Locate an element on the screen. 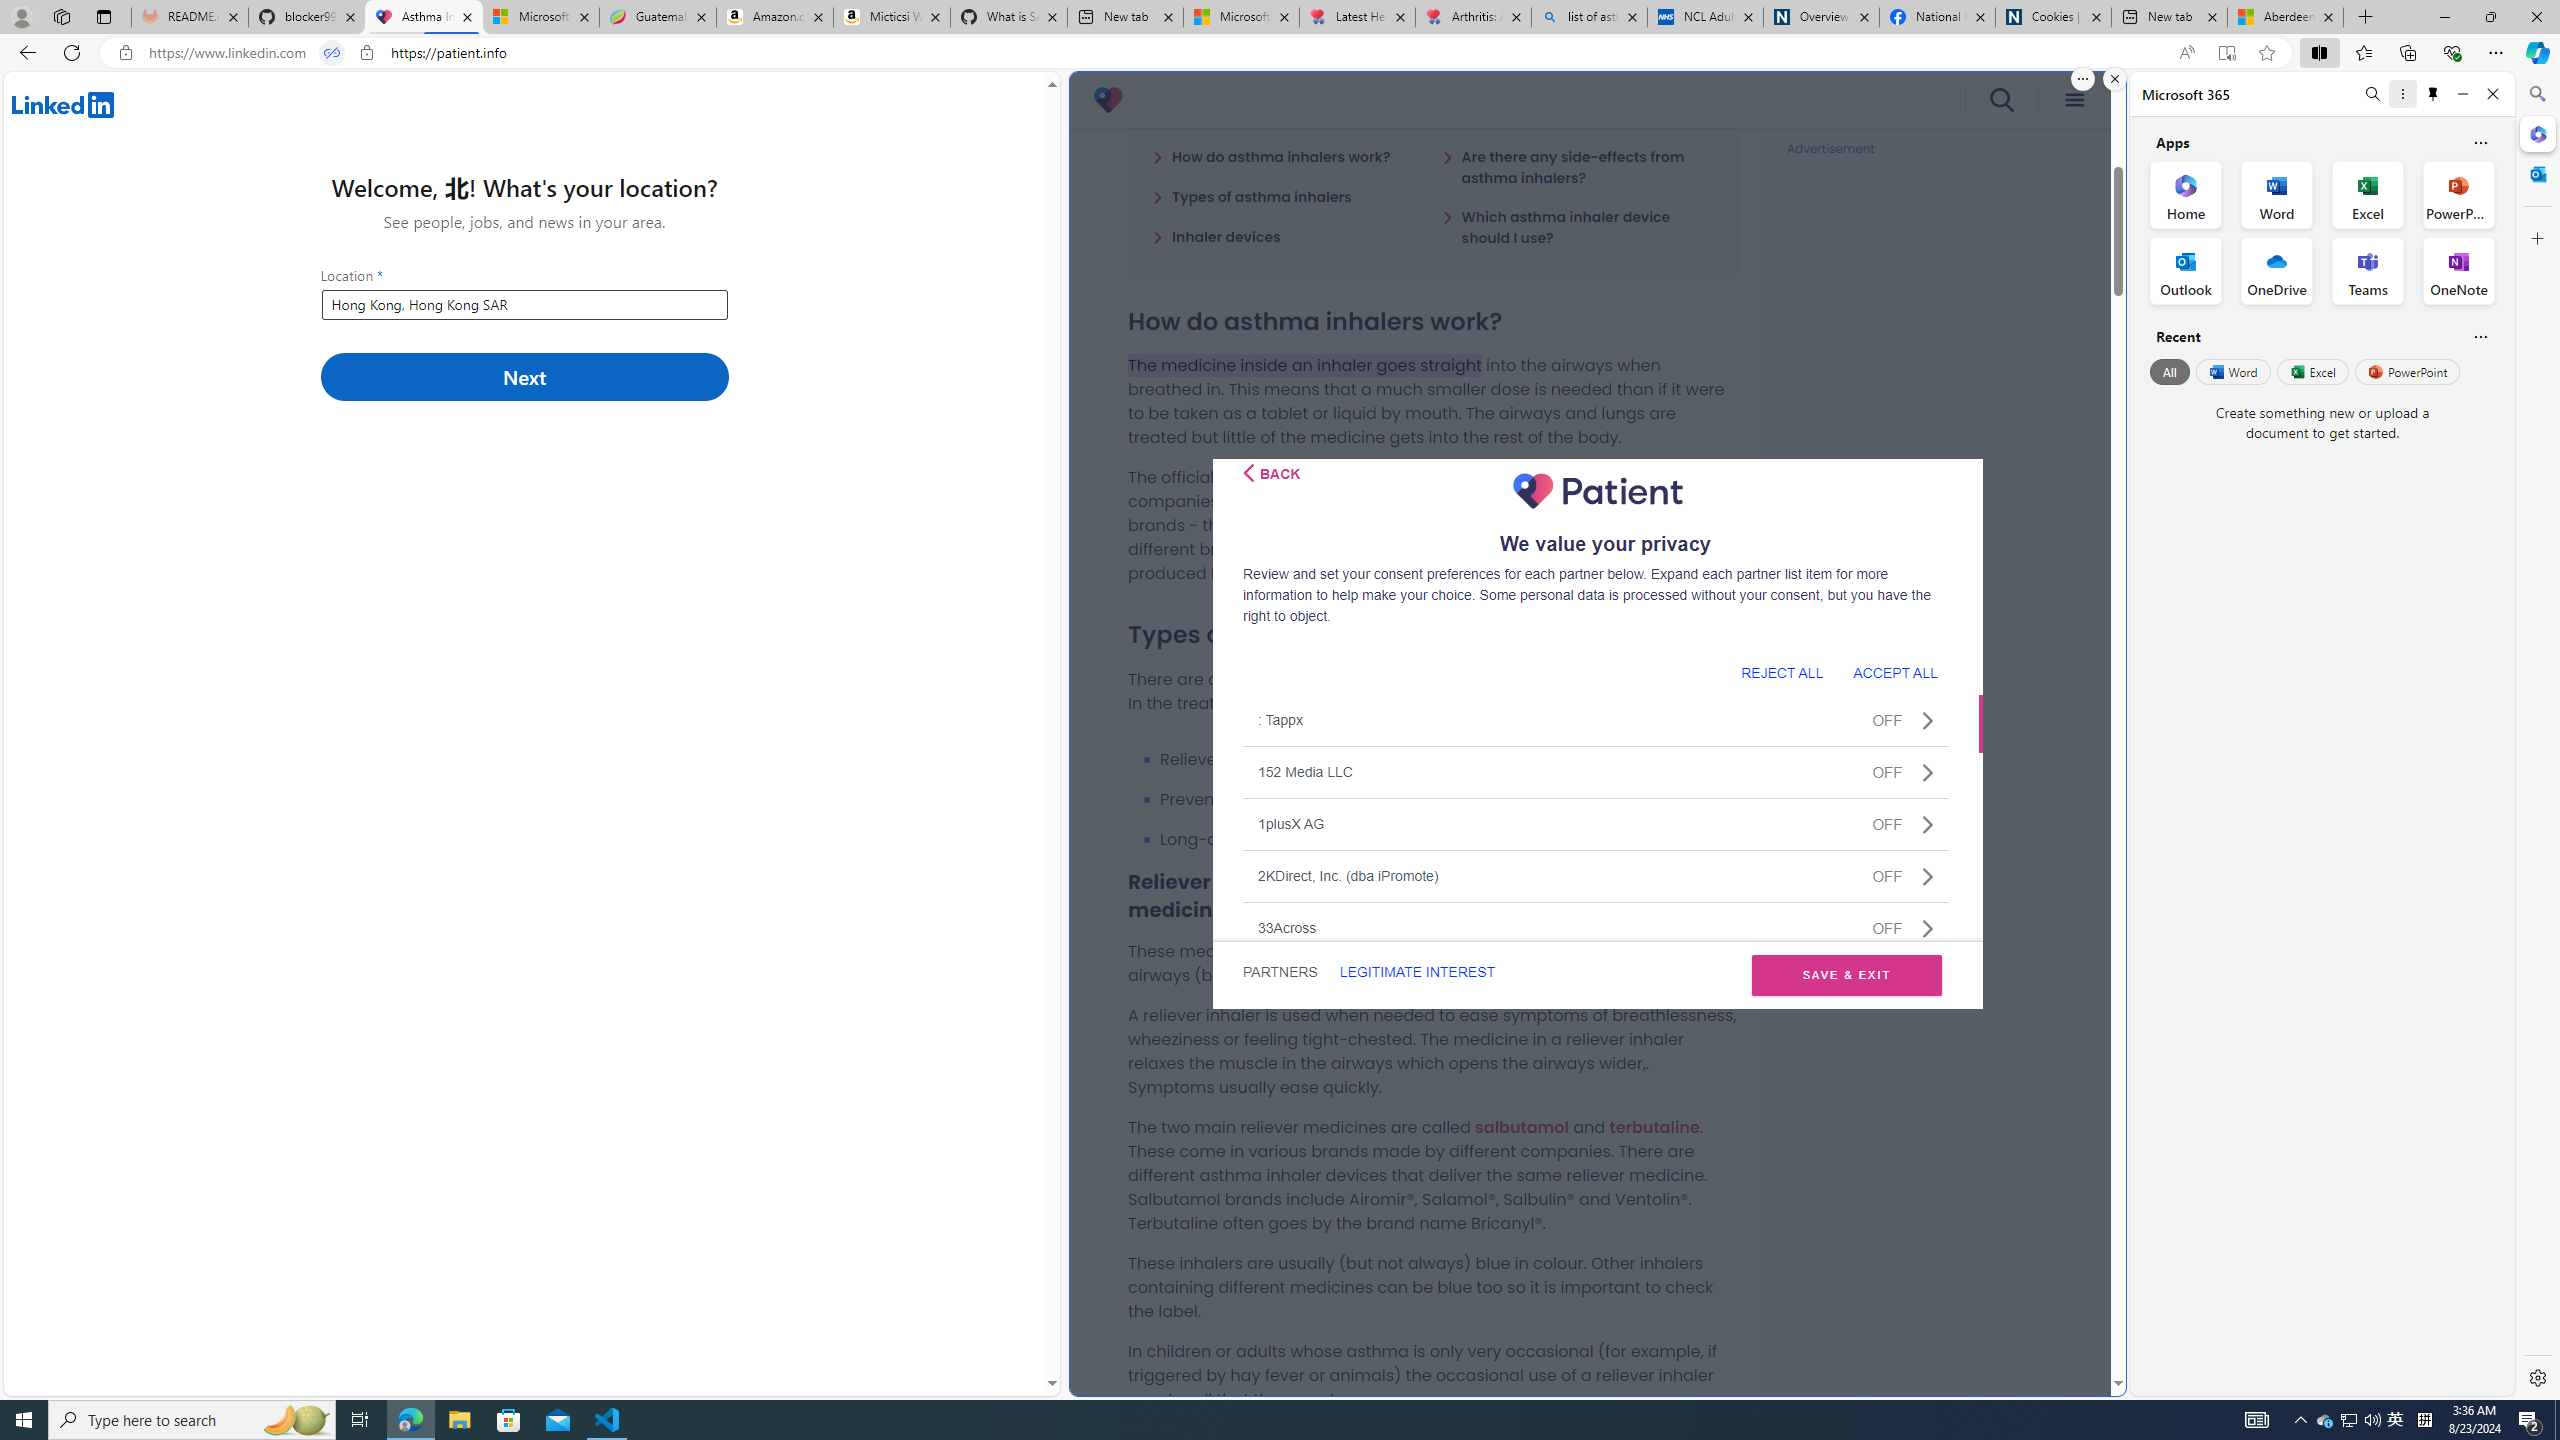 This screenshot has width=2560, height=1440. 'REJECT ALL' is located at coordinates (1781, 671).